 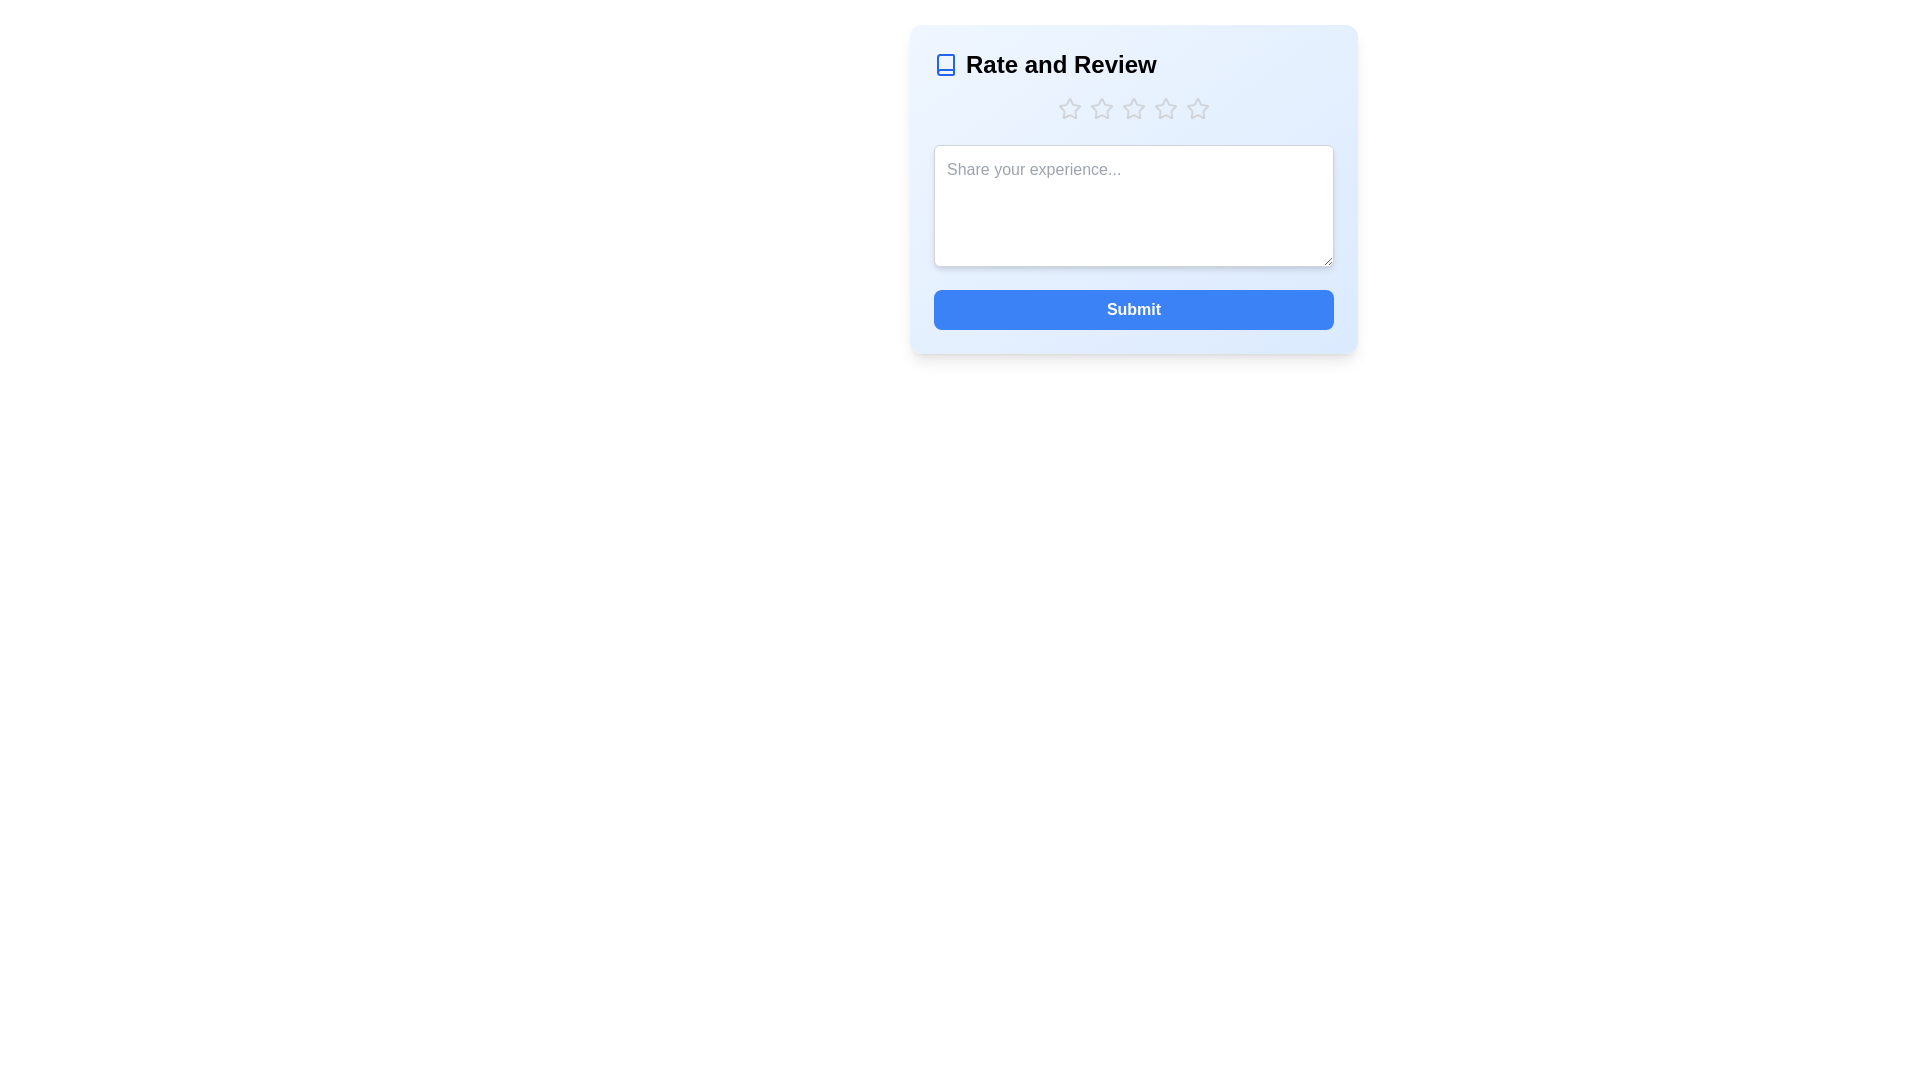 I want to click on the text area and type the feedback 'Great service!', so click(x=1133, y=205).